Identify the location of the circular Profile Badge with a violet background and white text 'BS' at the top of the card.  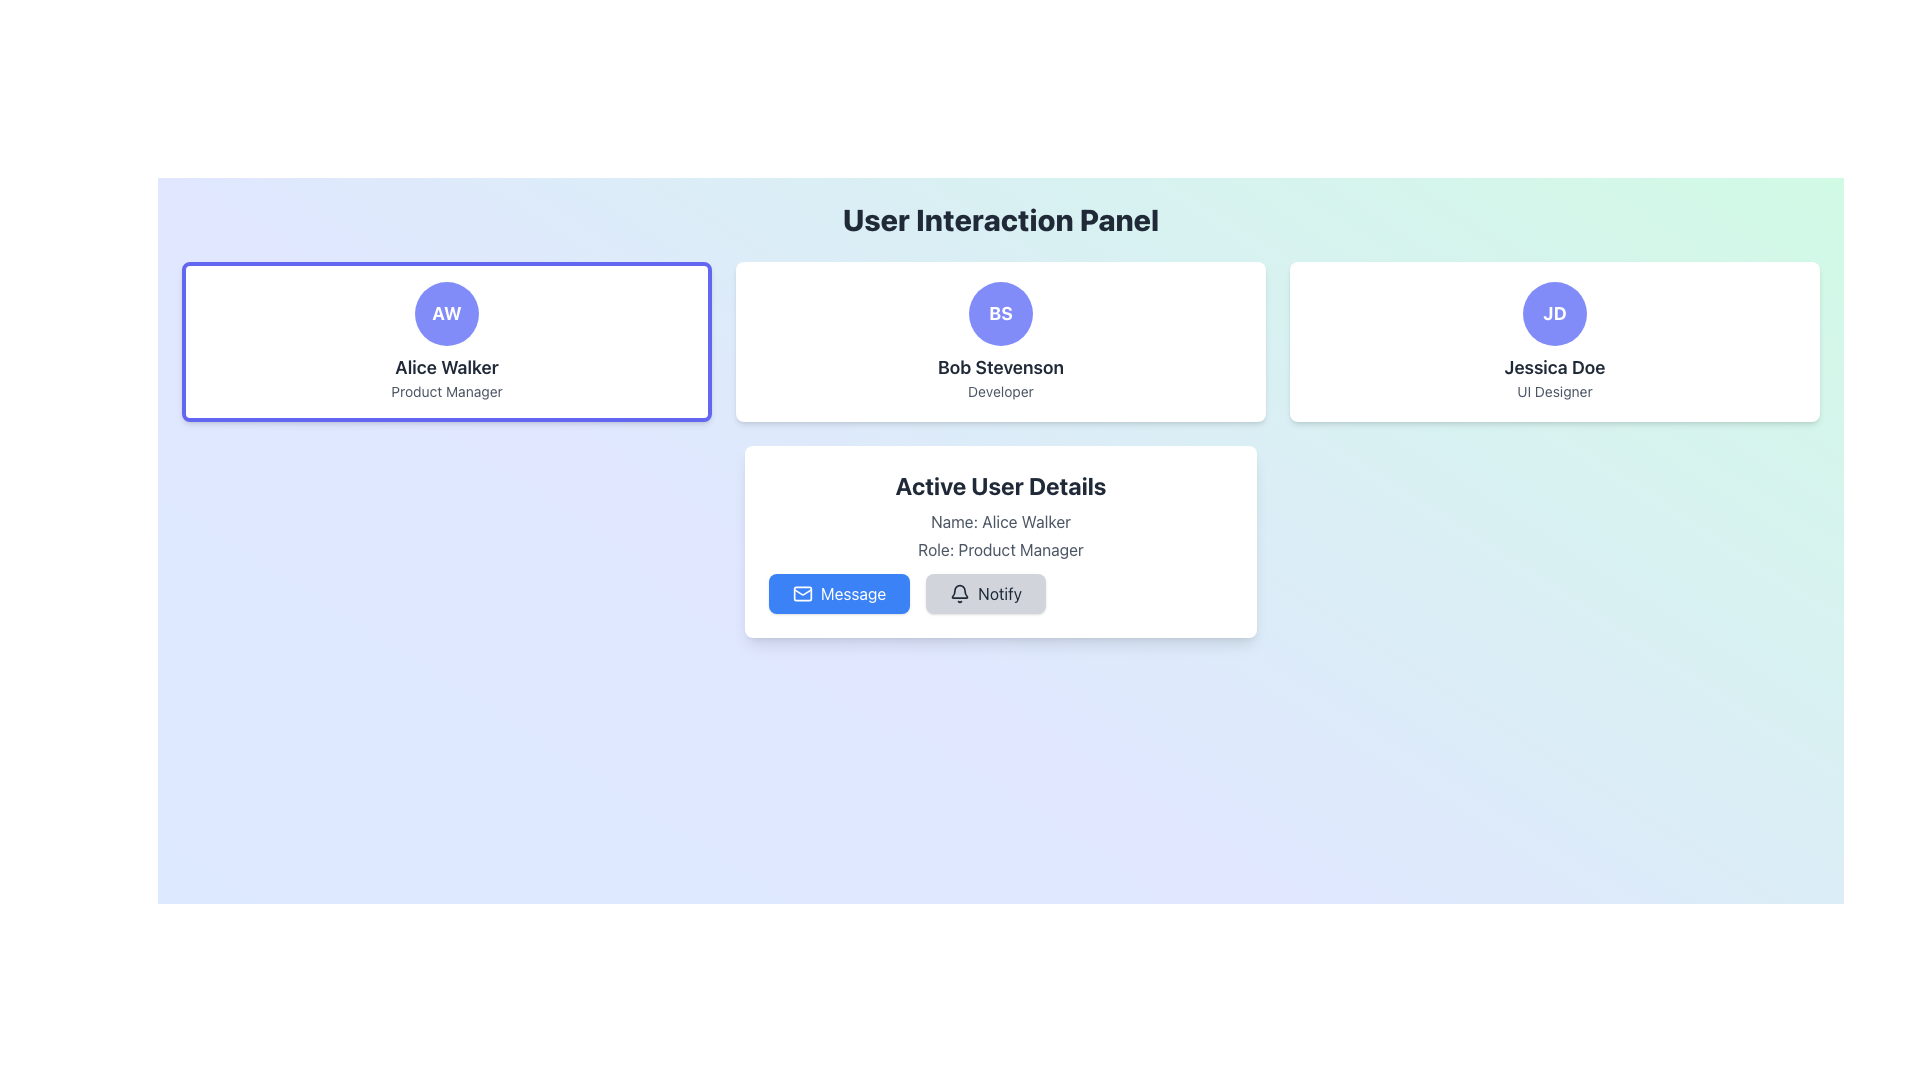
(1001, 313).